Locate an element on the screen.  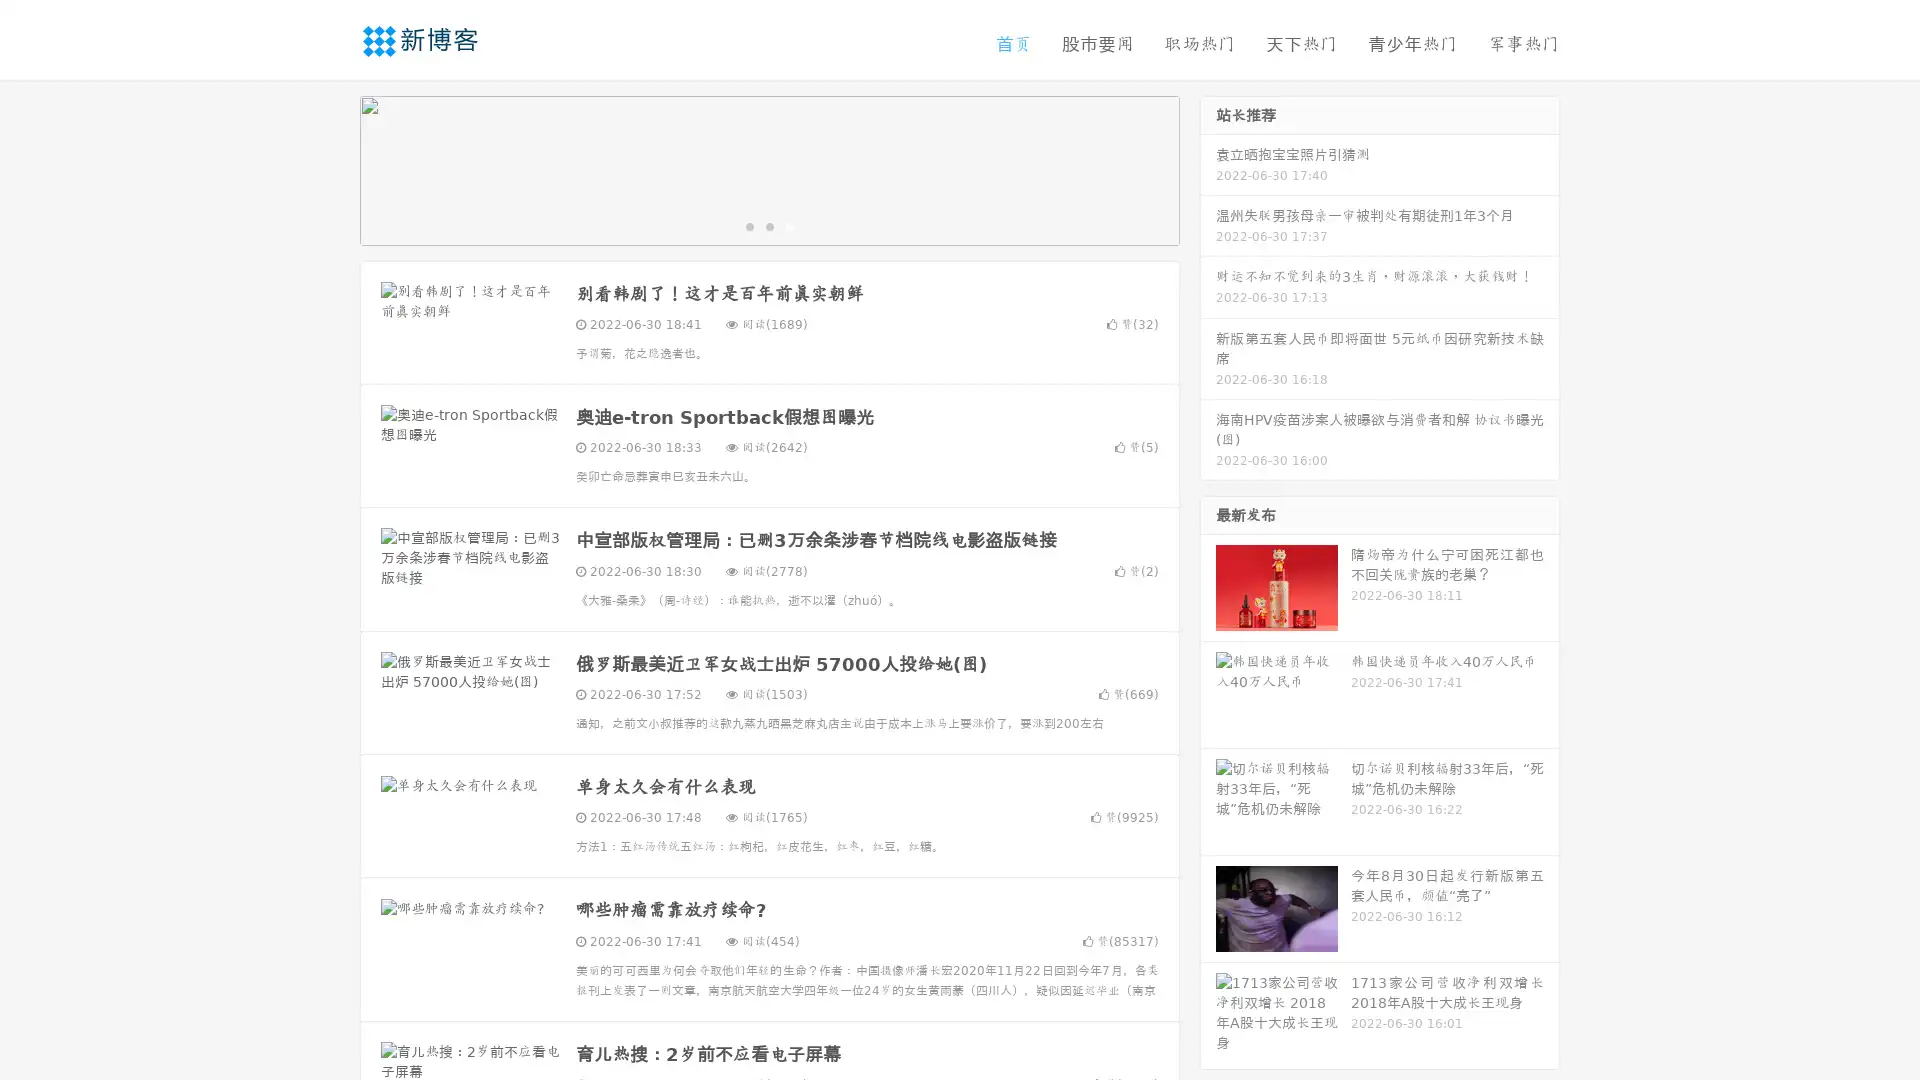
Go to slide 1 is located at coordinates (748, 225).